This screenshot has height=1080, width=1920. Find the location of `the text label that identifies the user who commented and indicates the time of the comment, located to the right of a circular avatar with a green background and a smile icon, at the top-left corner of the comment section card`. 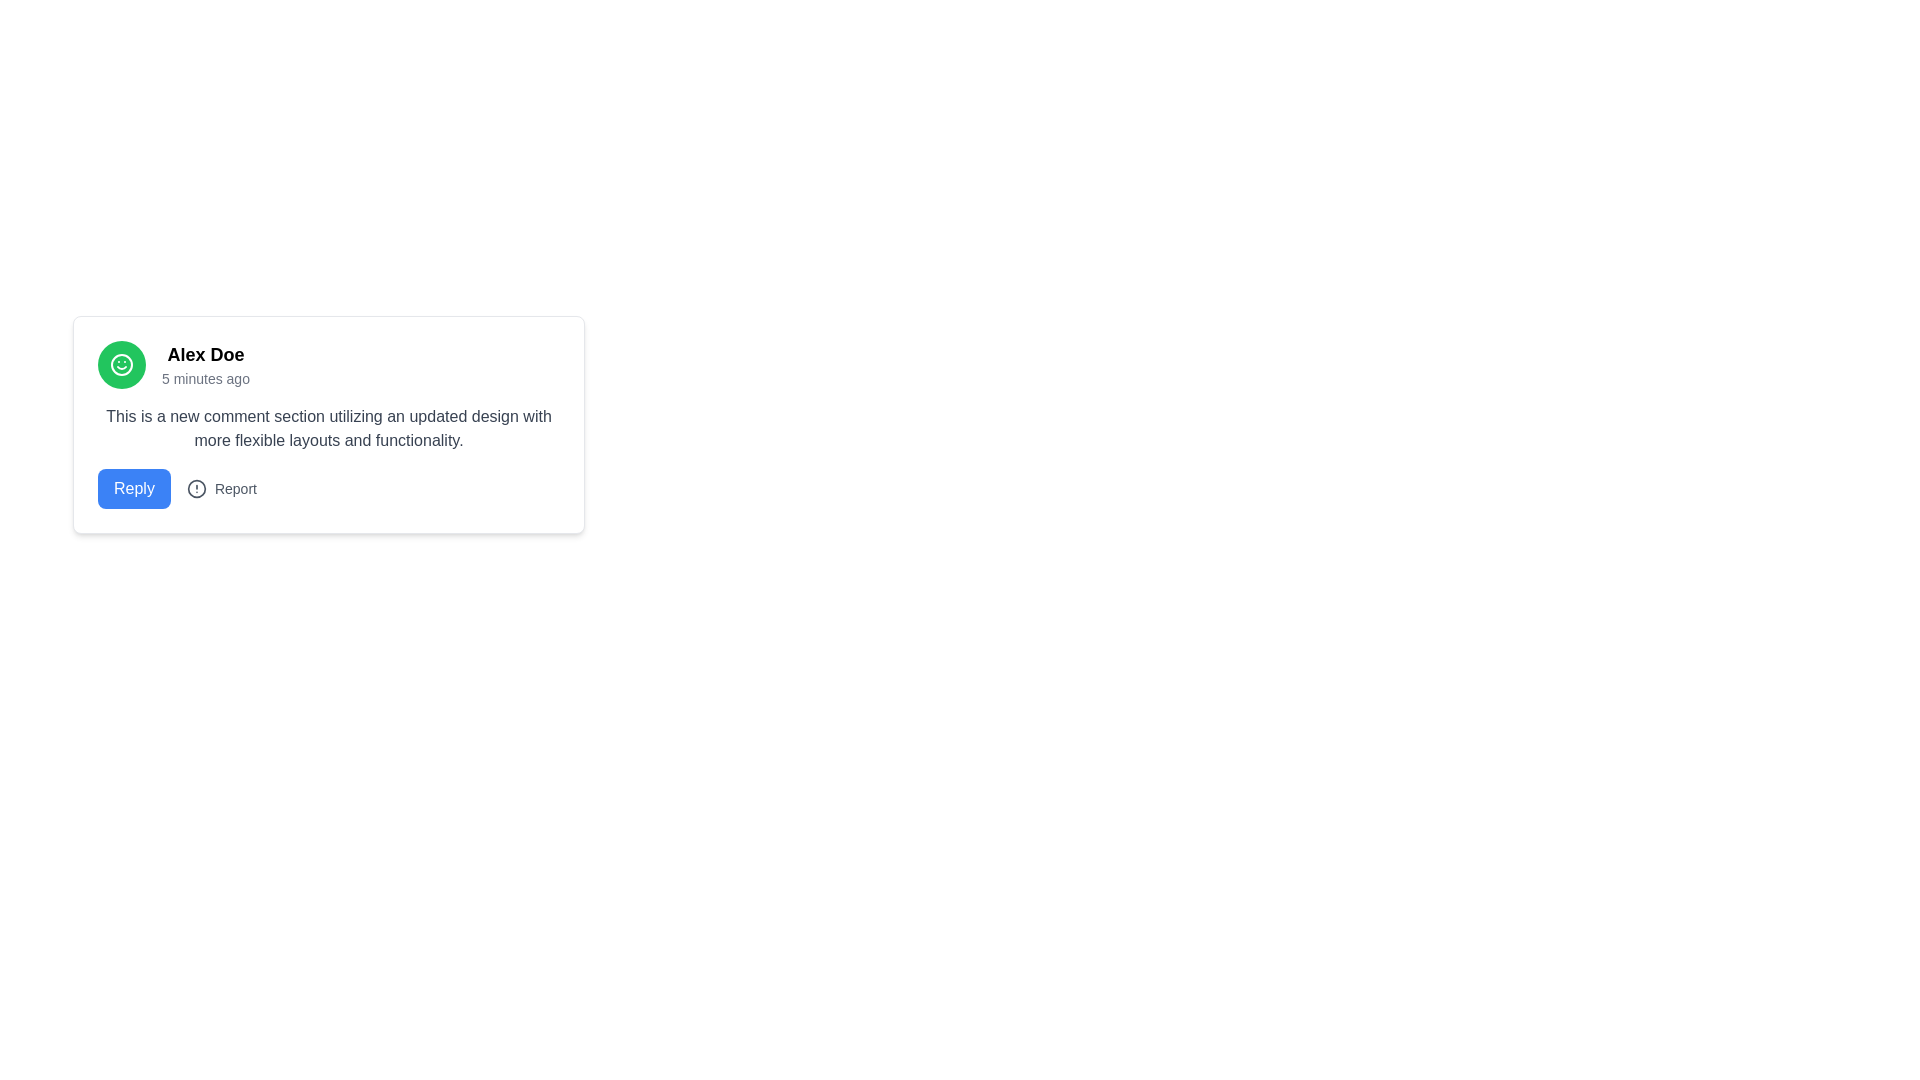

the text label that identifies the user who commented and indicates the time of the comment, located to the right of a circular avatar with a green background and a smile icon, at the top-left corner of the comment section card is located at coordinates (206, 365).